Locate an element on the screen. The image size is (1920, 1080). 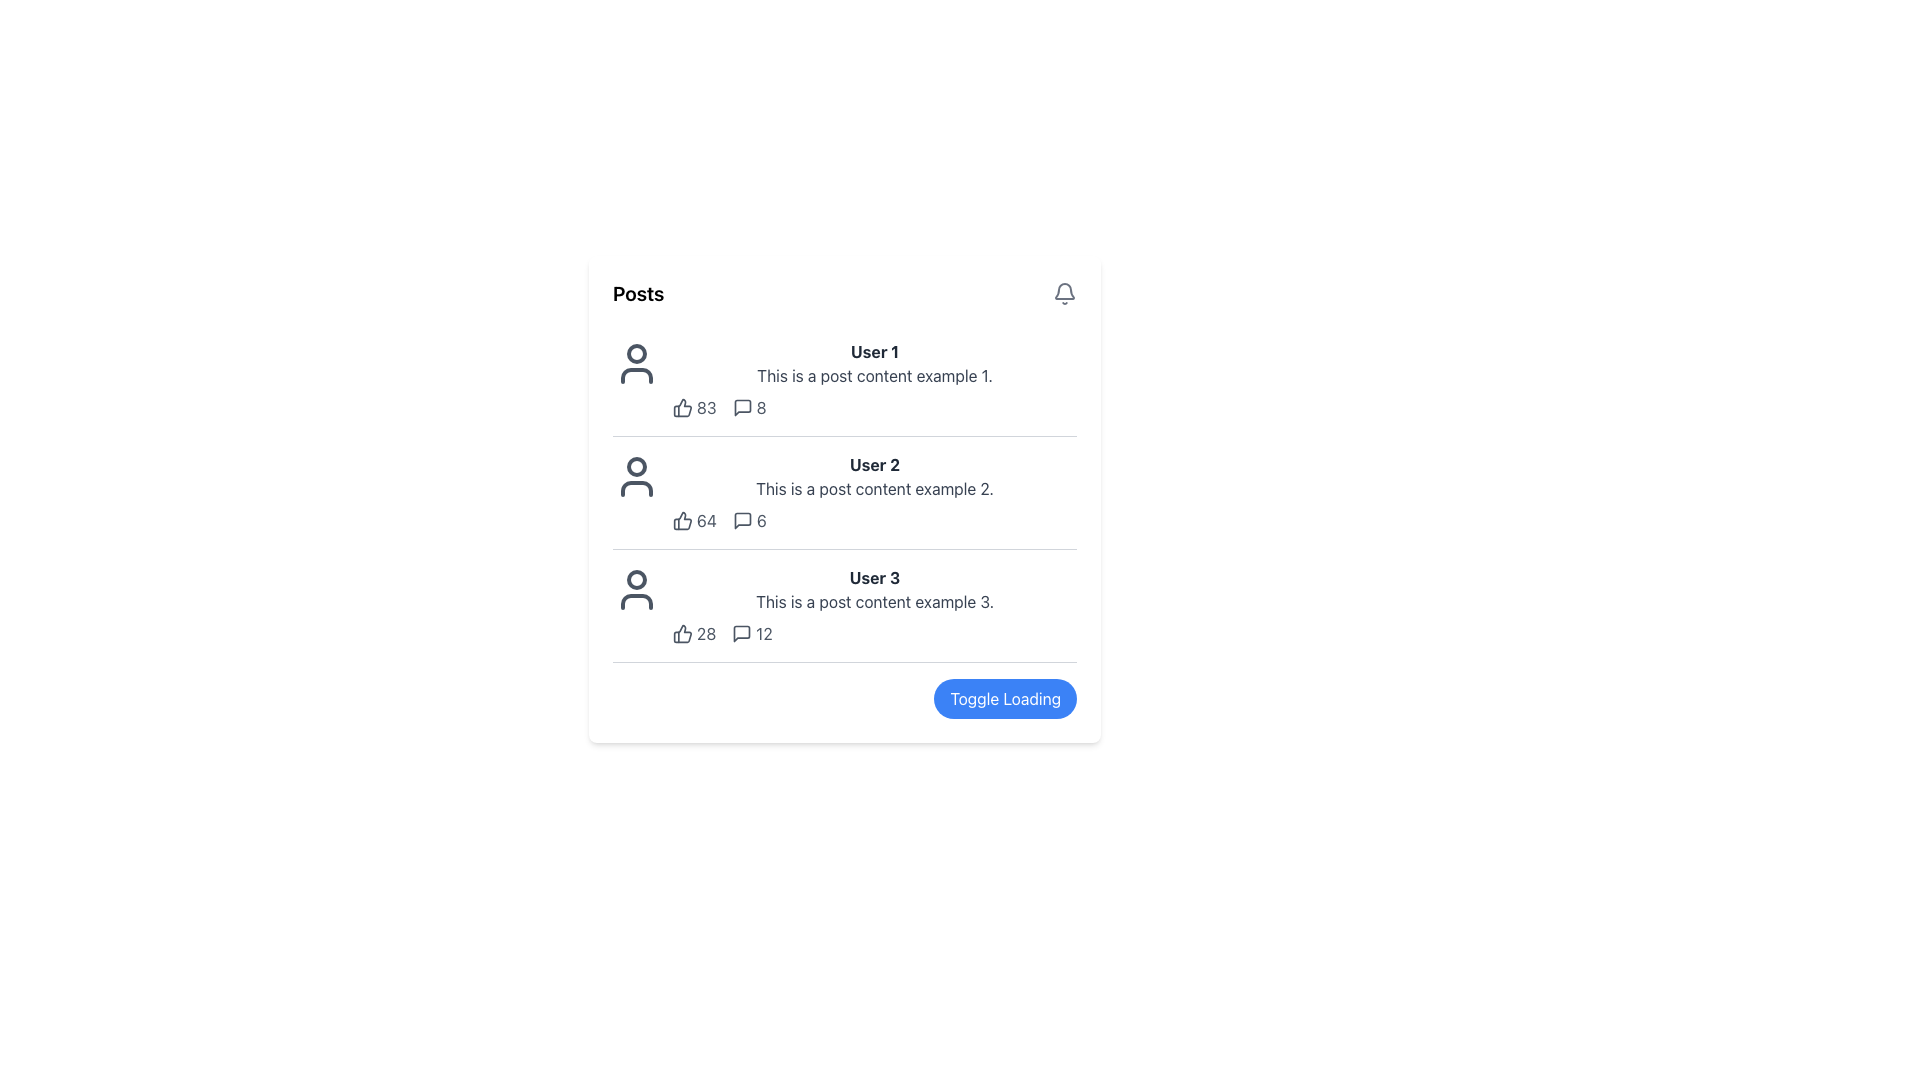
the comments icon located to the right of 'User 2's post entry, under the '64 likes' section and before the textual comment count '6' is located at coordinates (741, 519).